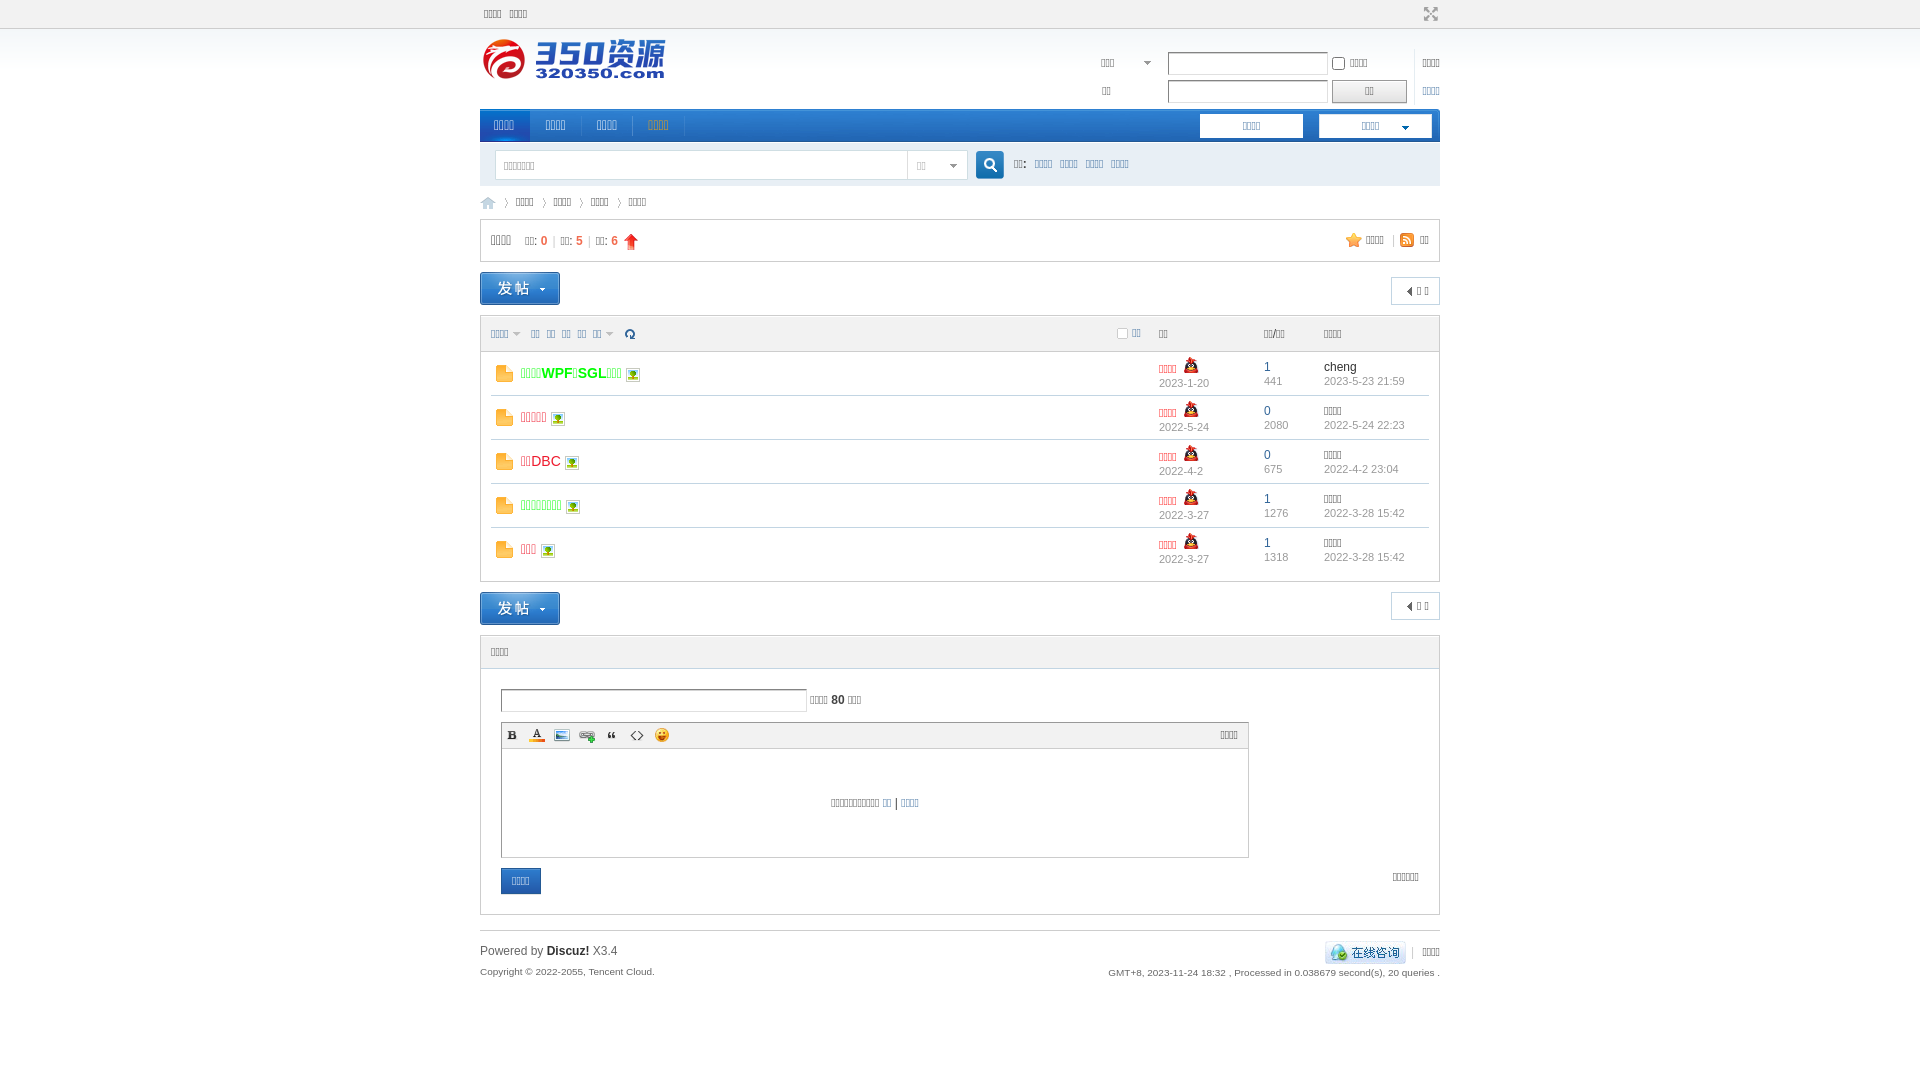 The height and width of the screenshot is (1080, 1920). I want to click on '1', so click(1266, 543).